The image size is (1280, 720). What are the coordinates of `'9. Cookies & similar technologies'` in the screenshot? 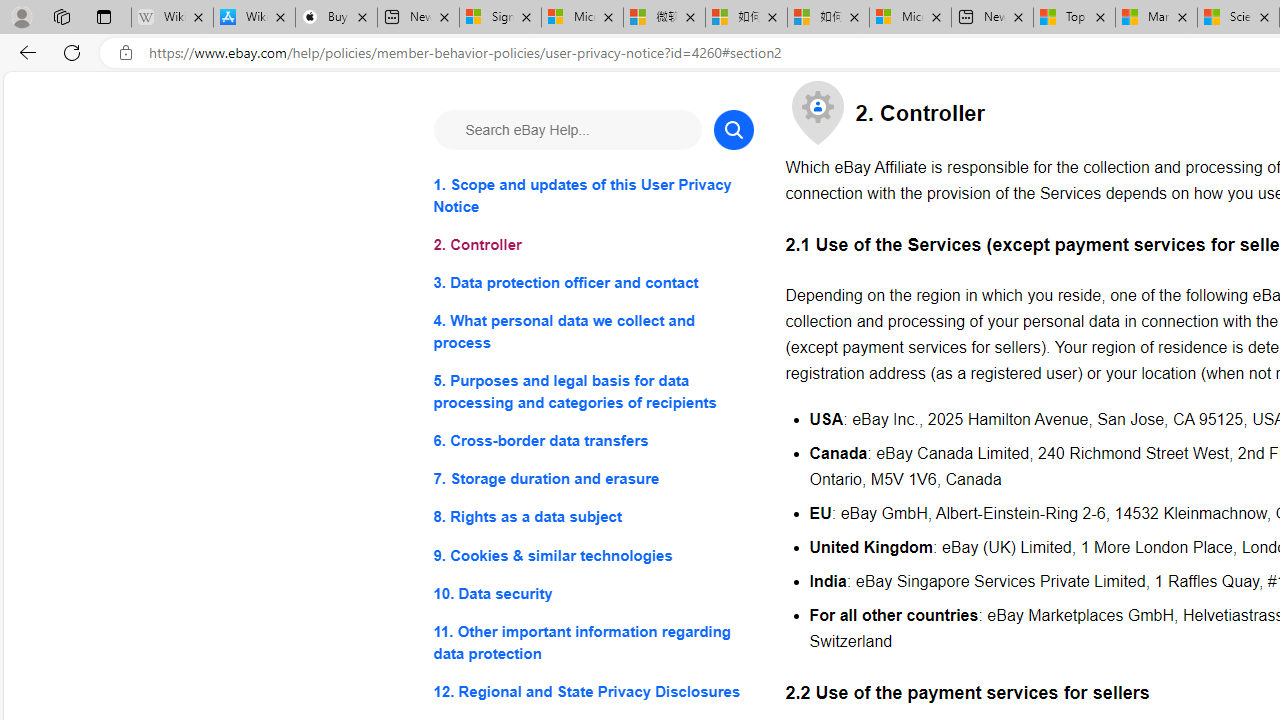 It's located at (592, 555).